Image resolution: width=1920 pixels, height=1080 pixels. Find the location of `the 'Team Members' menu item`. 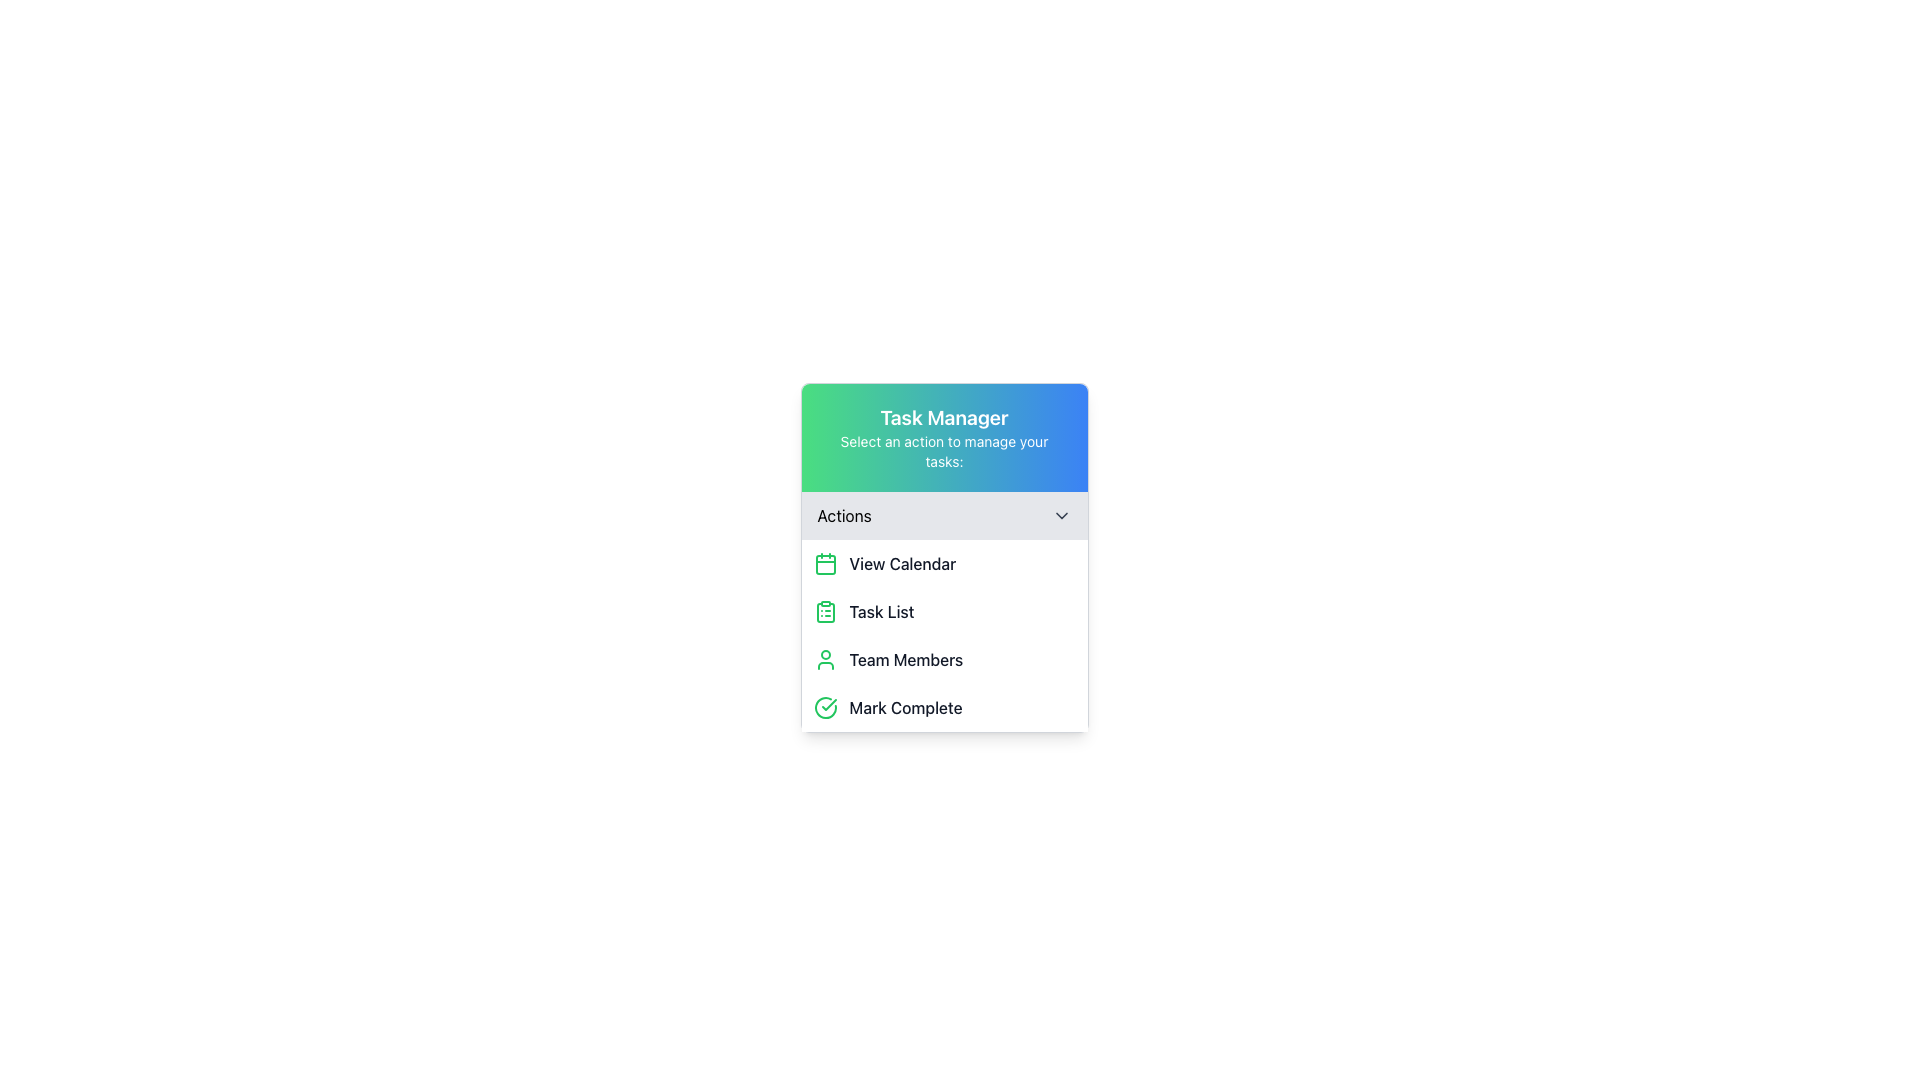

the 'Team Members' menu item is located at coordinates (943, 636).